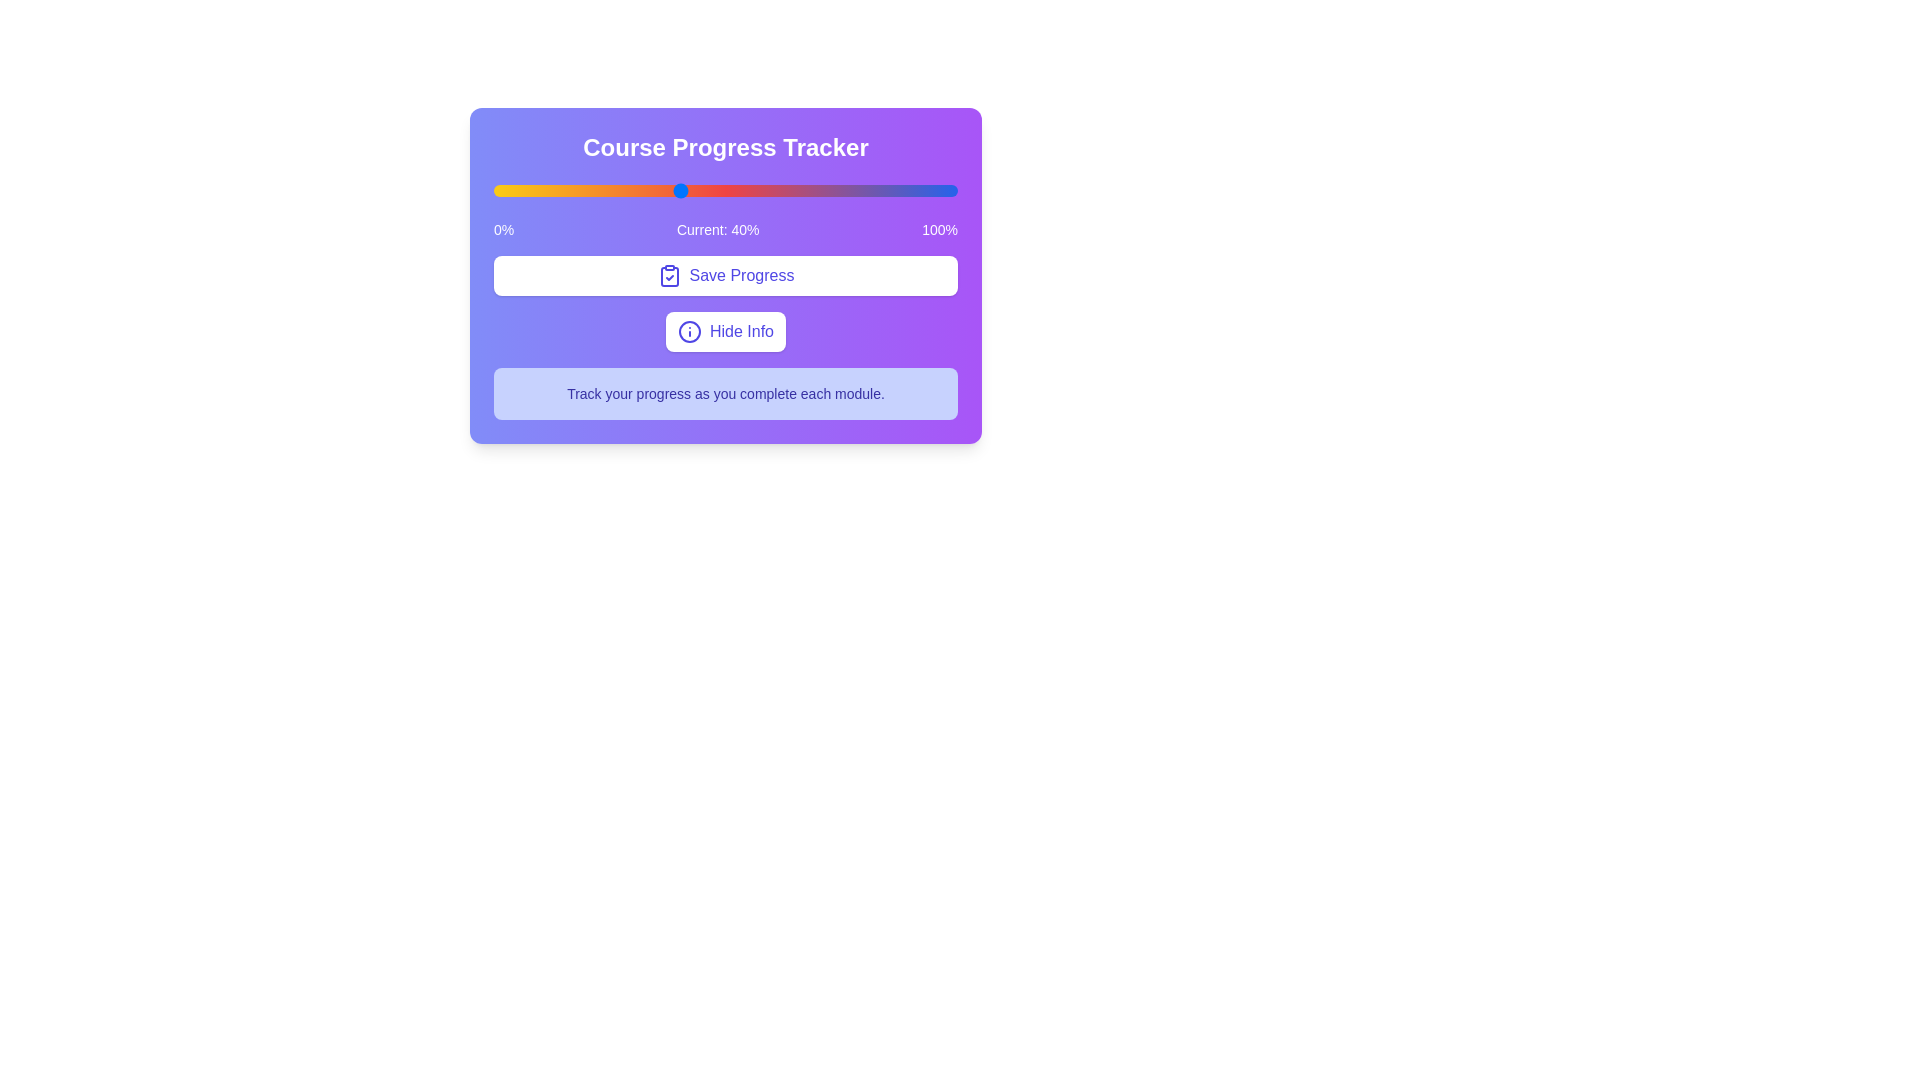 The height and width of the screenshot is (1080, 1920). Describe the element at coordinates (724, 146) in the screenshot. I see `the centered, bold text element labeled 'Course Progress Tracker', which is styled with a large font size and white color on a vibrant purple background` at that location.